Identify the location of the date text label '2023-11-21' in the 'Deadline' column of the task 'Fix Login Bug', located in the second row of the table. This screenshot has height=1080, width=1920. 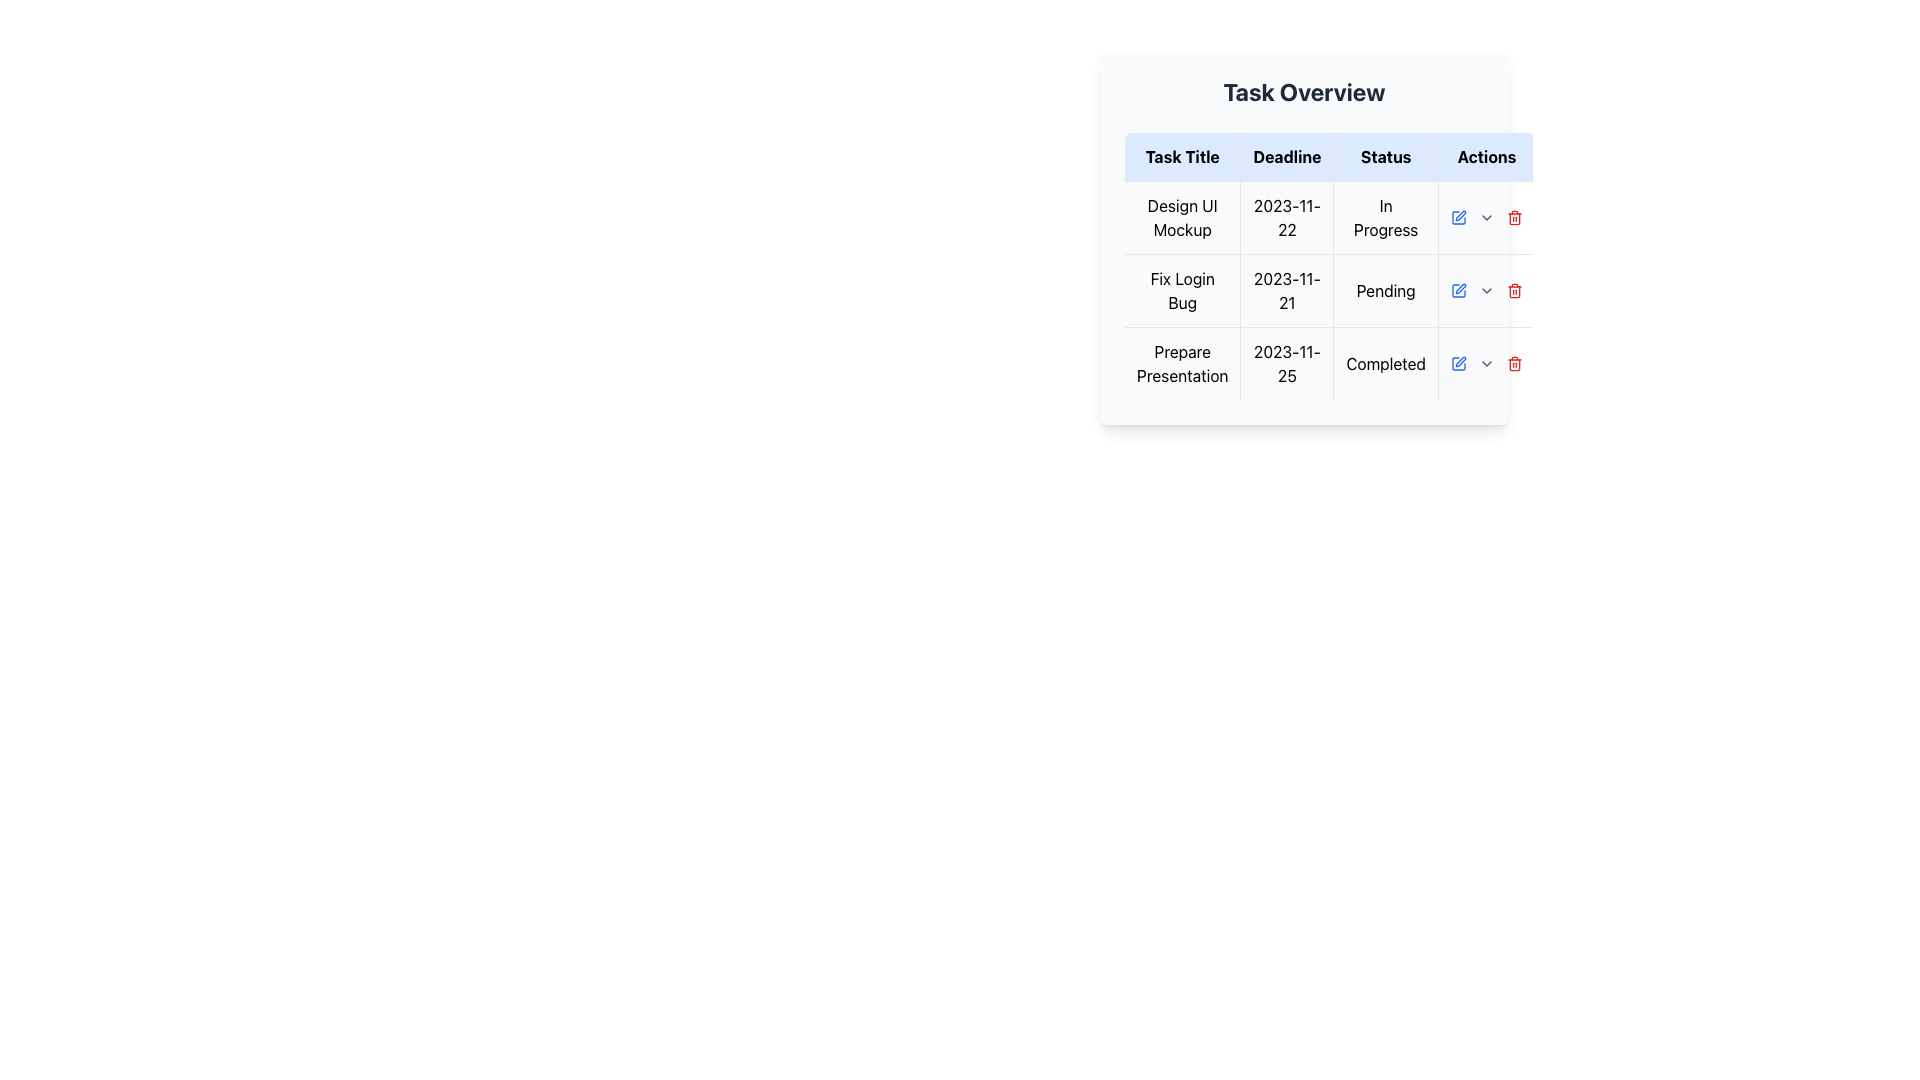
(1287, 290).